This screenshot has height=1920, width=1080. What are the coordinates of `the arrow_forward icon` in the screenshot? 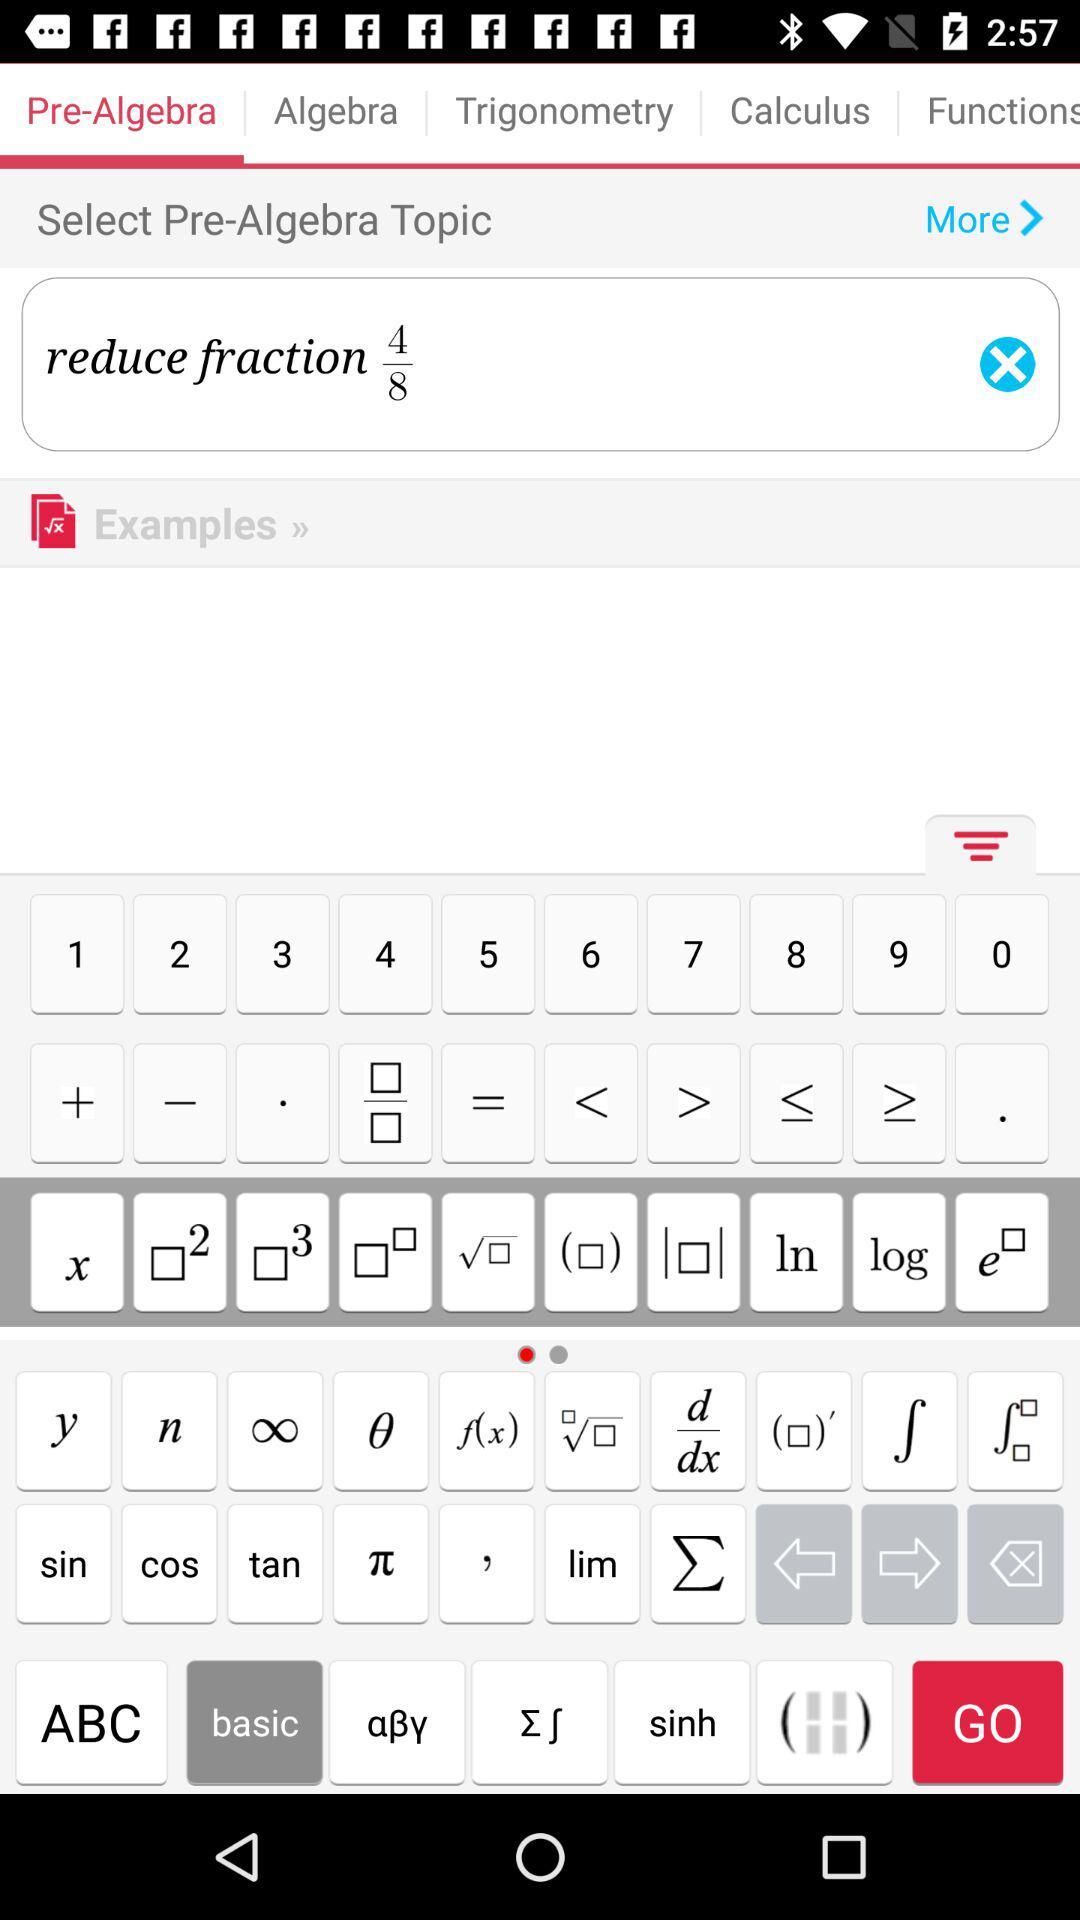 It's located at (898, 1101).